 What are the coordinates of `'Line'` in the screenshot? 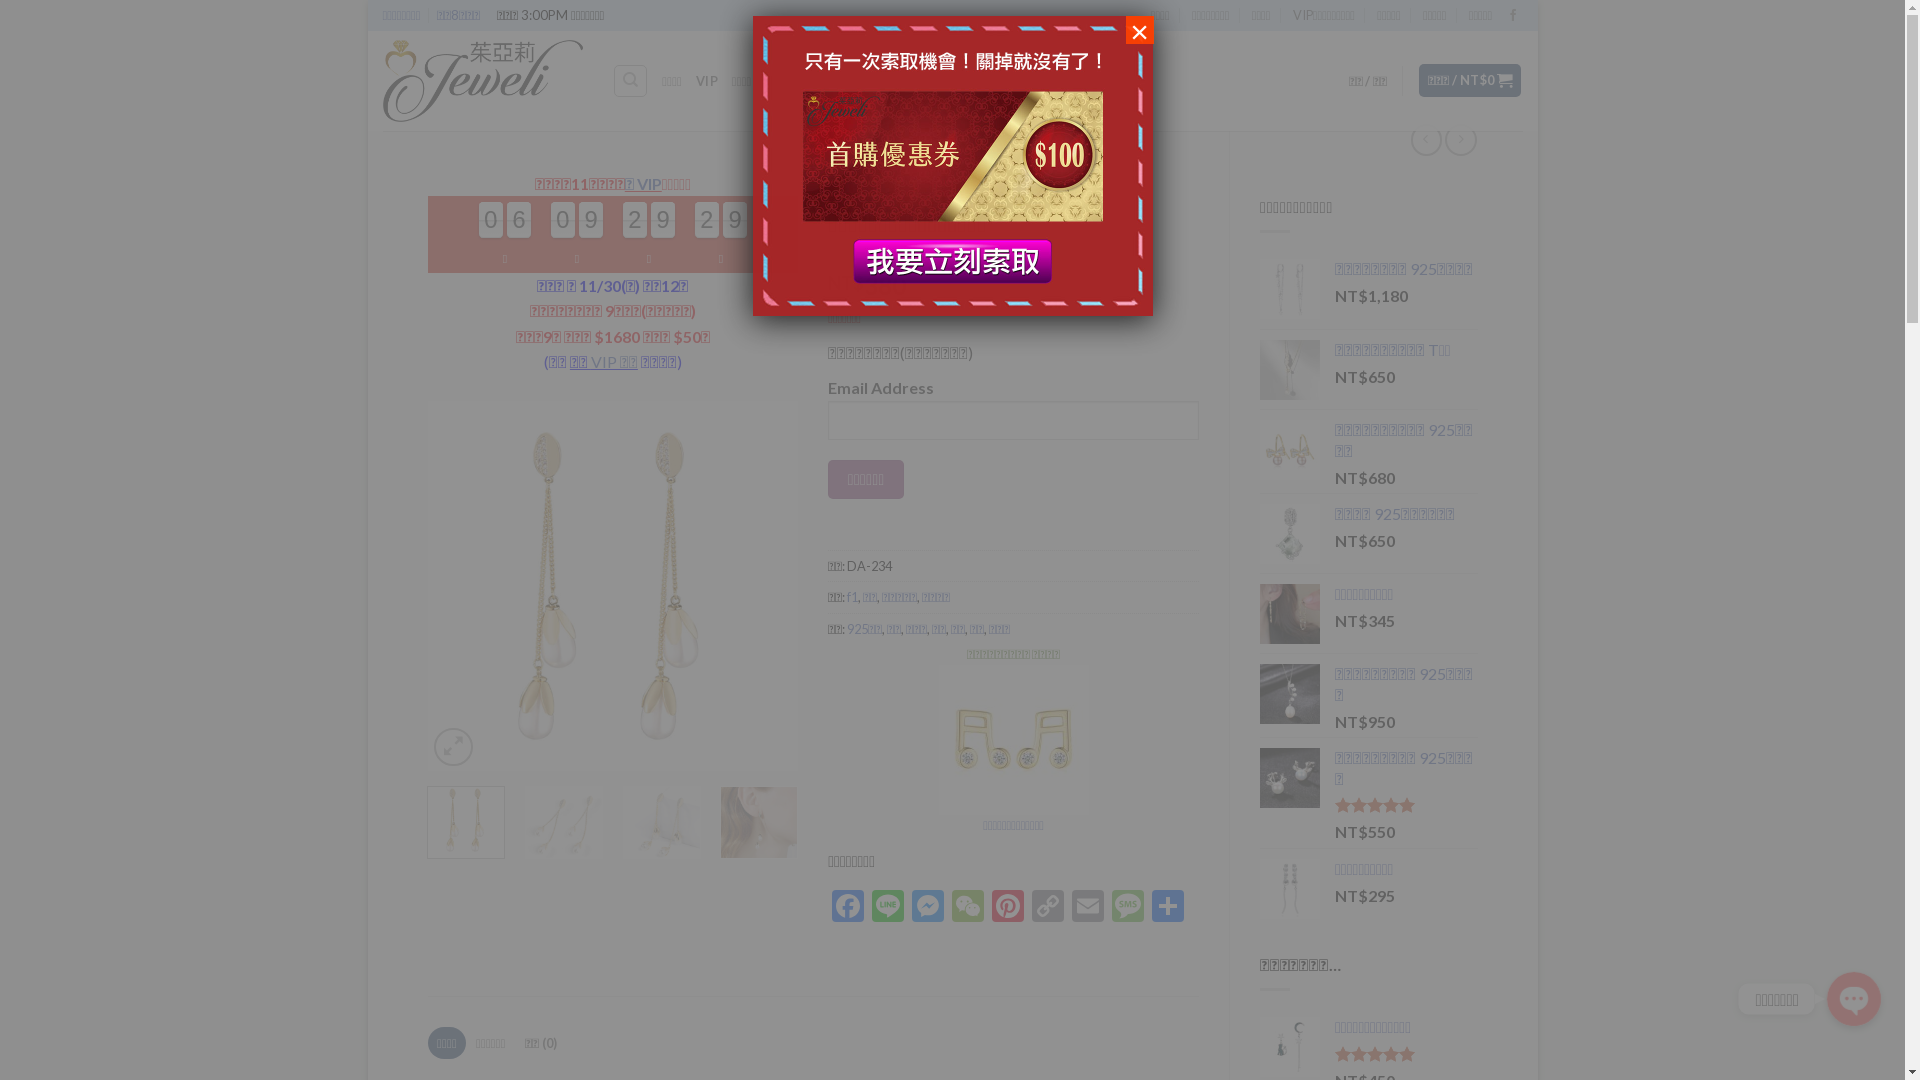 It's located at (887, 907).